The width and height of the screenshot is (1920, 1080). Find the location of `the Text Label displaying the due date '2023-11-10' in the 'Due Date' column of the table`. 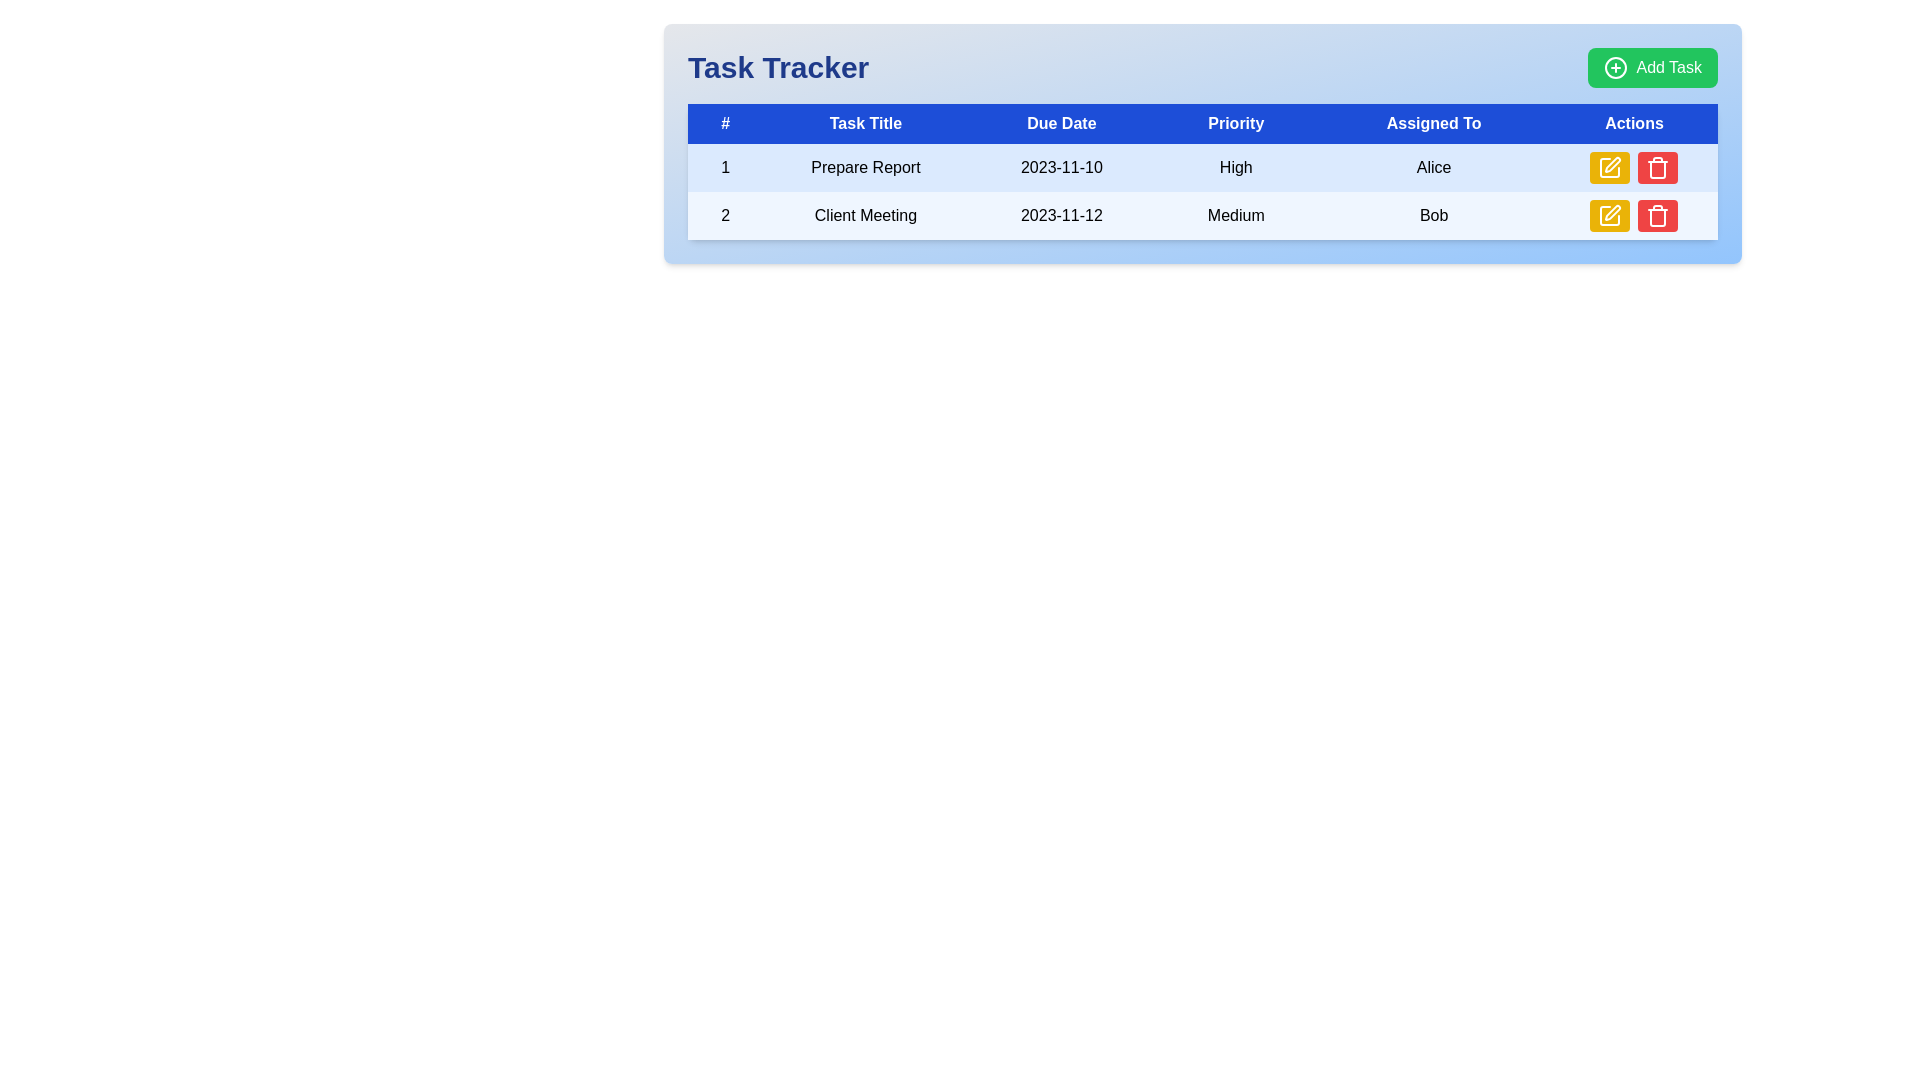

the Text Label displaying the due date '2023-11-10' in the 'Due Date' column of the table is located at coordinates (1060, 167).